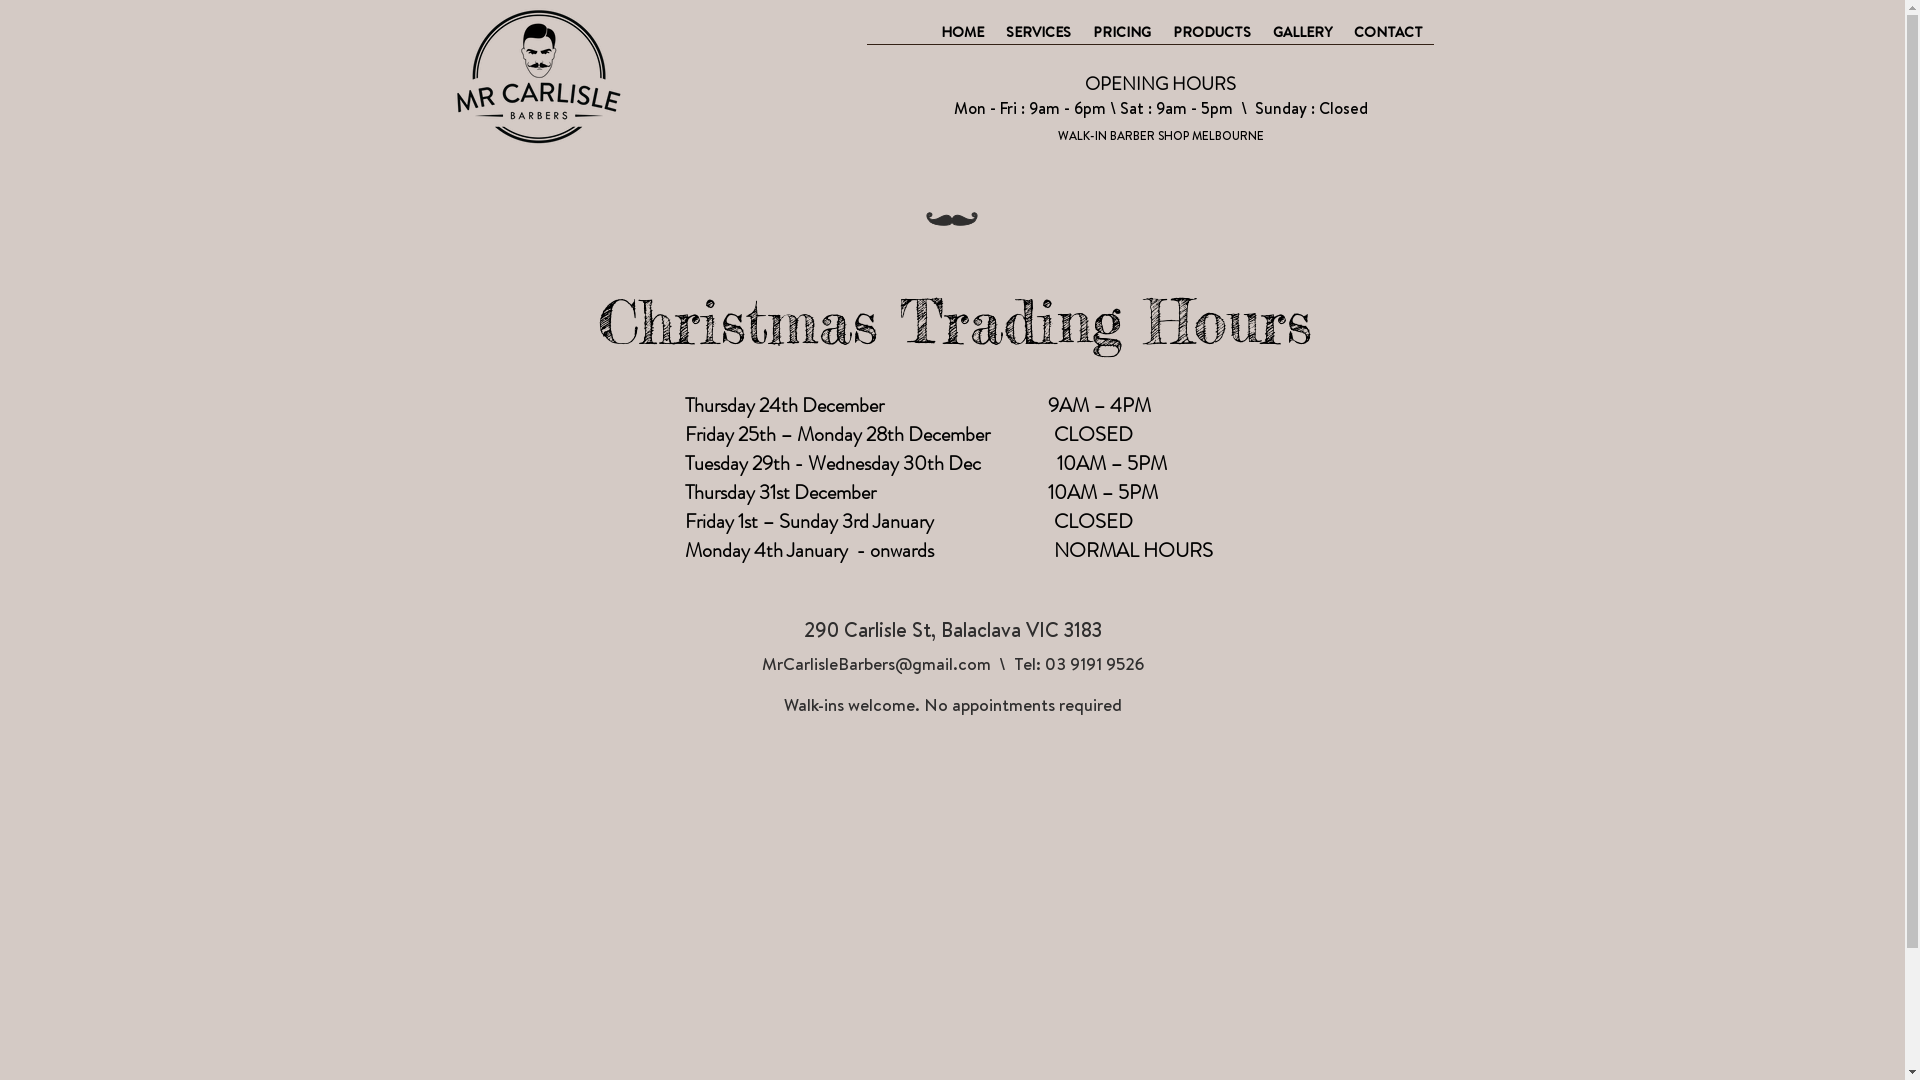 The image size is (1920, 1080). Describe the element at coordinates (206, 221) in the screenshot. I see `'TWIPLA (Visitor Analytics)'` at that location.